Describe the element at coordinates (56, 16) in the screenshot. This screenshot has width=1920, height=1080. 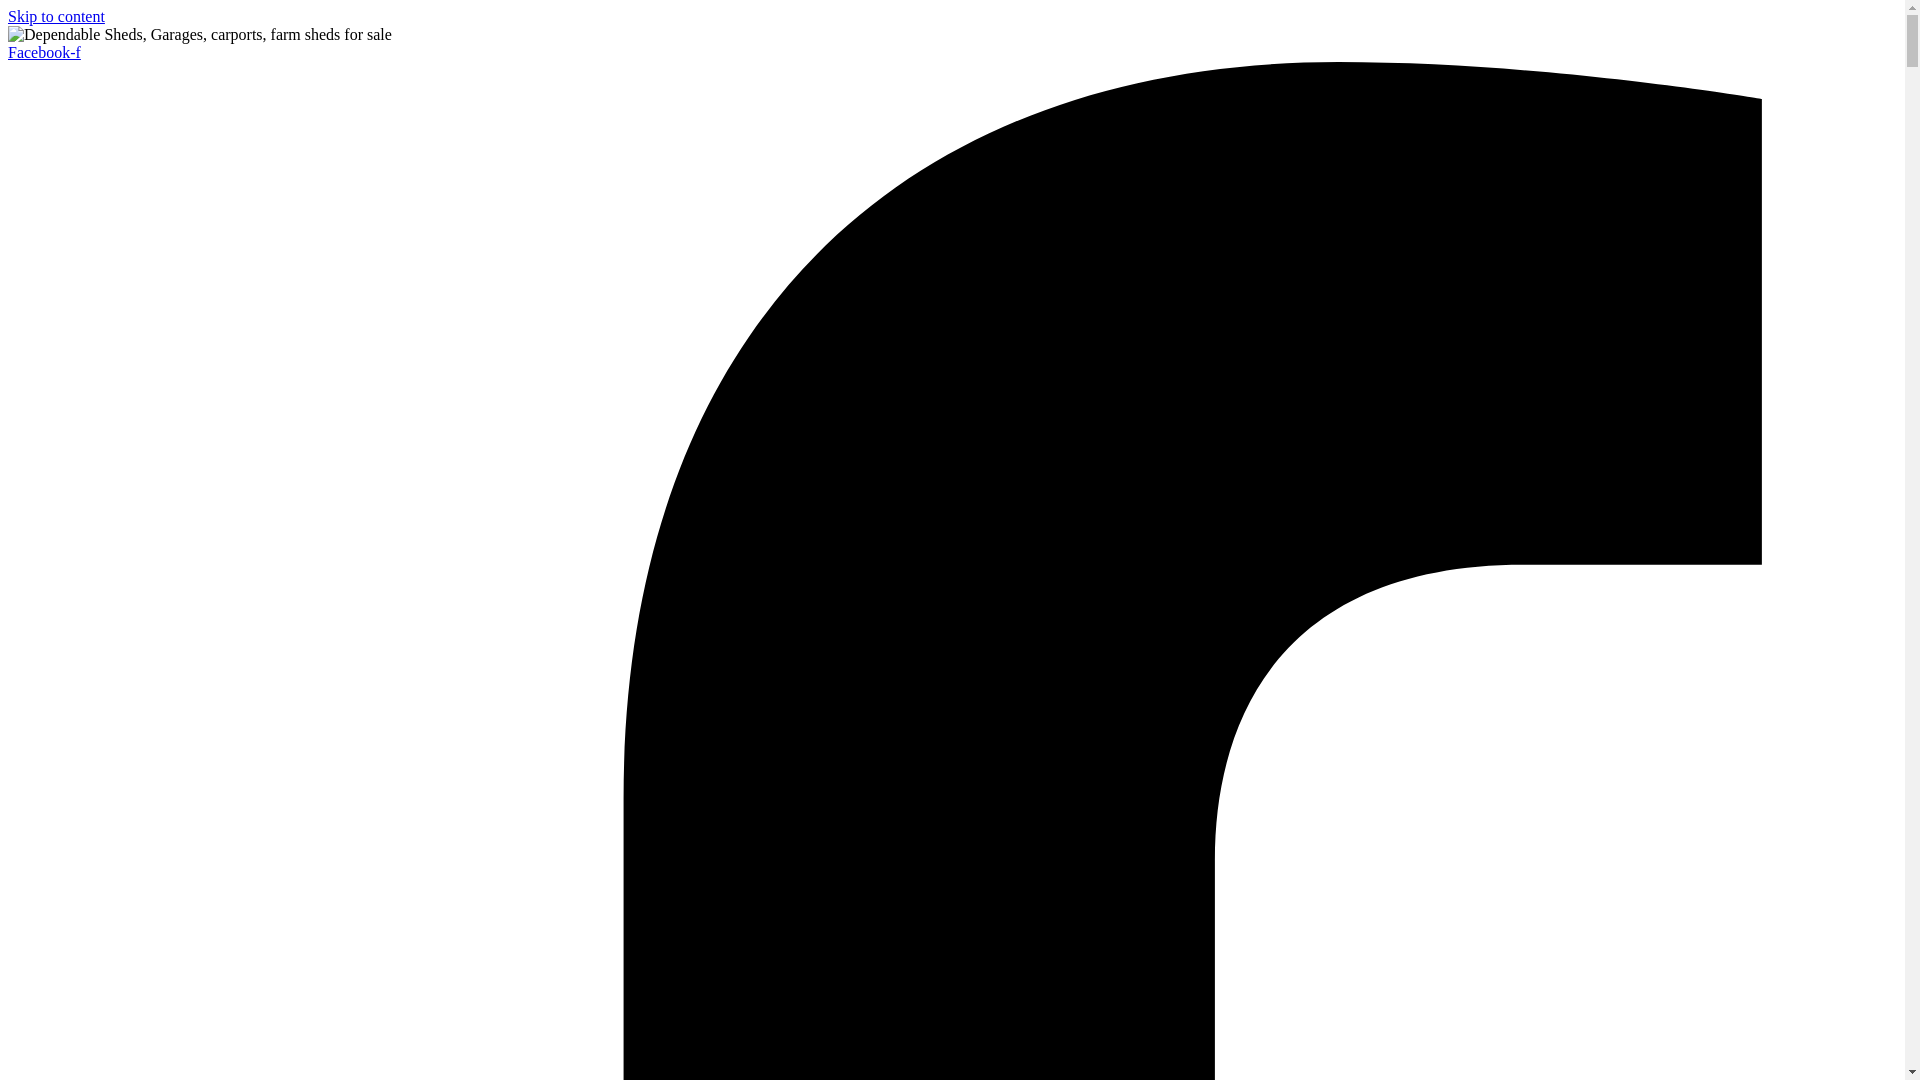
I see `'Skip to content'` at that location.